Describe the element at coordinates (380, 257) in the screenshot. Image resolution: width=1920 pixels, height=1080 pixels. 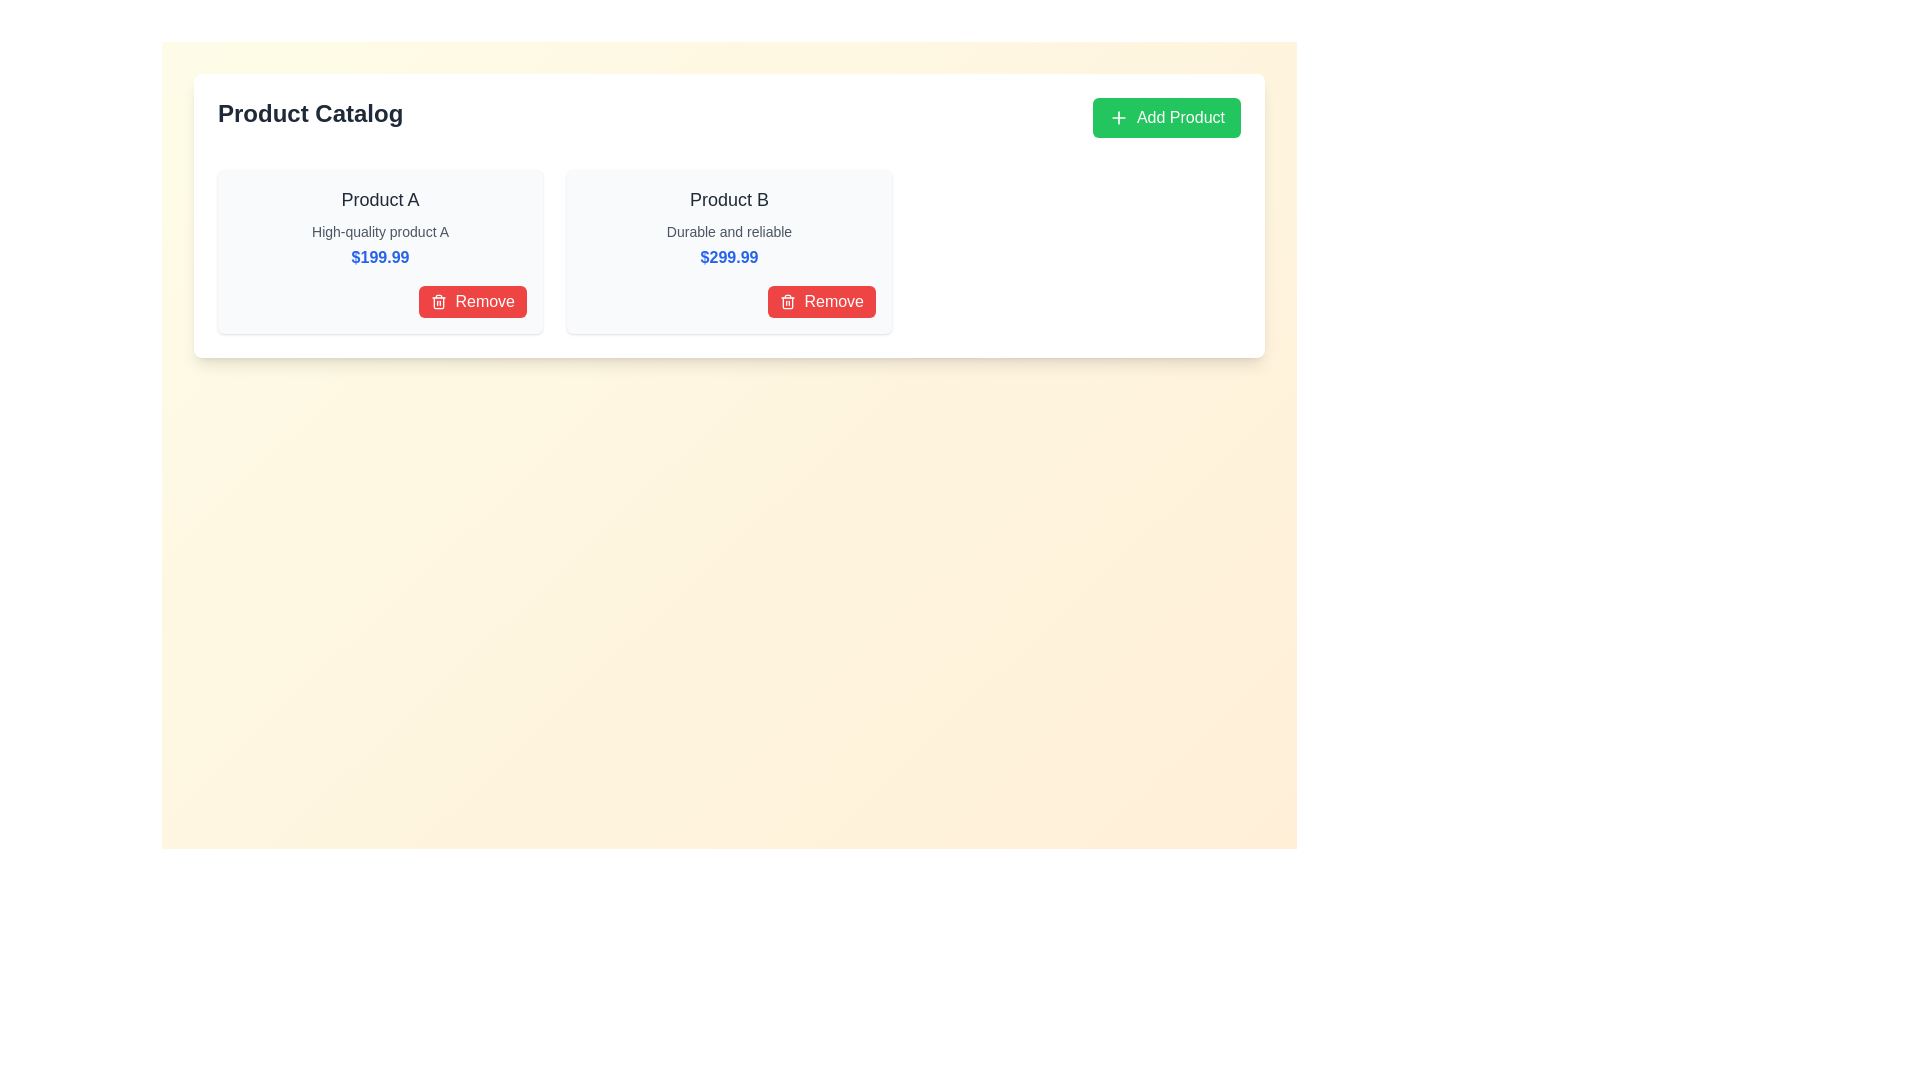
I see `the static text label displaying the price of 'Product A', located within its product card, below the product description and above the 'Remove' button` at that location.